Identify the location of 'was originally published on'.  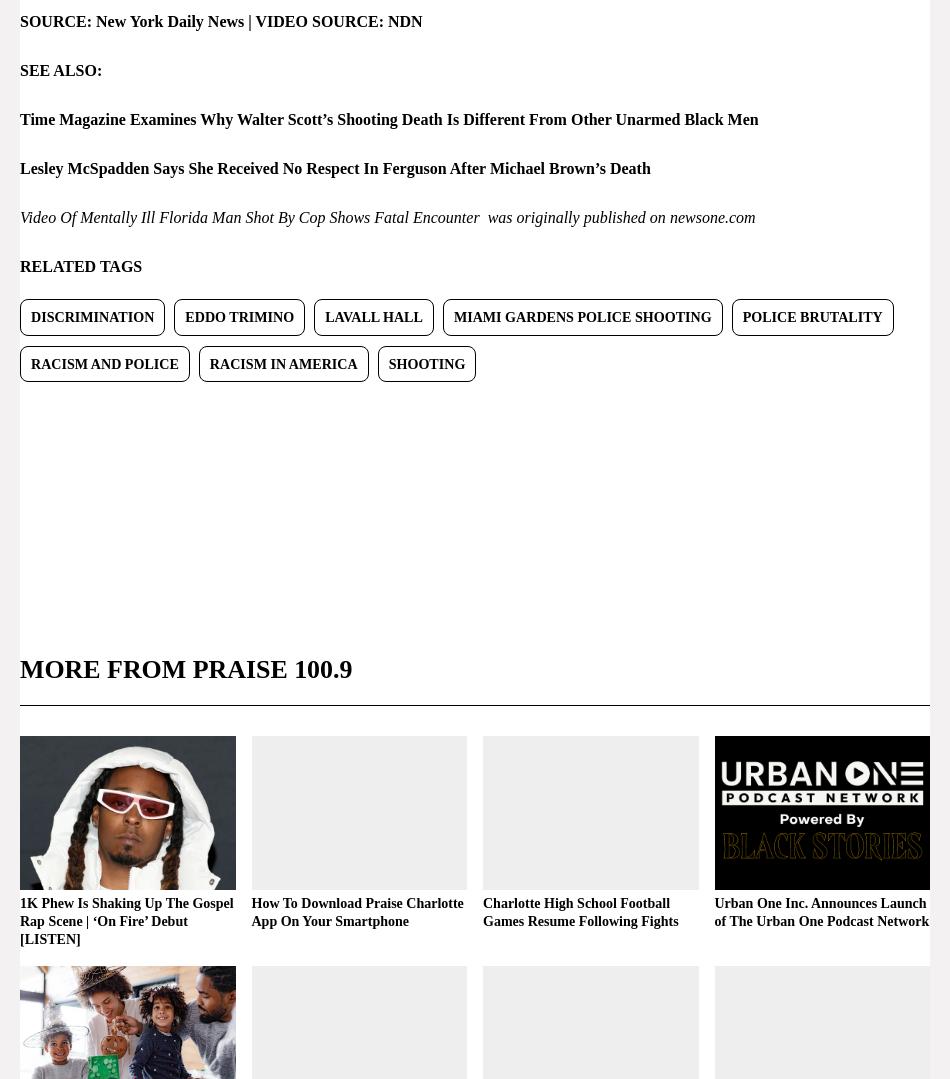
(573, 215).